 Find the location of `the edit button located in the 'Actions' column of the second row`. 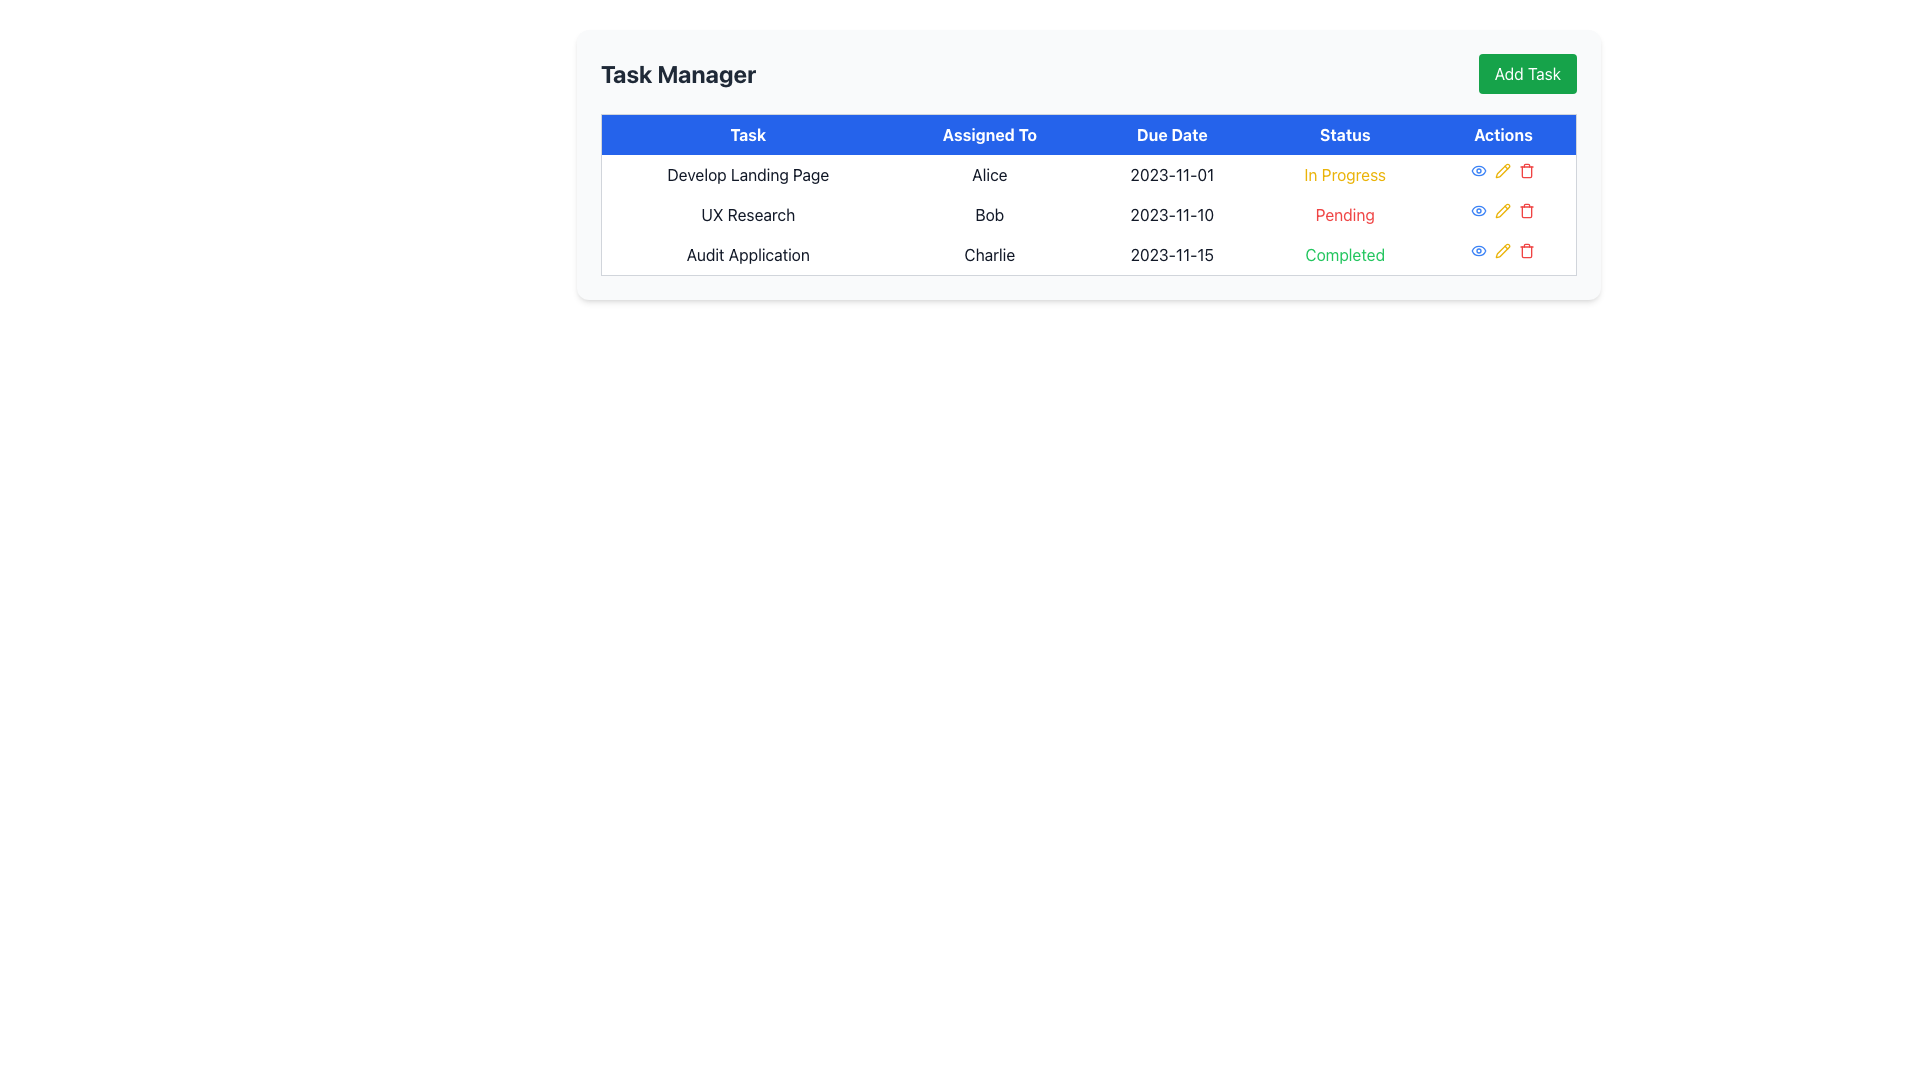

the edit button located in the 'Actions' column of the second row is located at coordinates (1503, 211).